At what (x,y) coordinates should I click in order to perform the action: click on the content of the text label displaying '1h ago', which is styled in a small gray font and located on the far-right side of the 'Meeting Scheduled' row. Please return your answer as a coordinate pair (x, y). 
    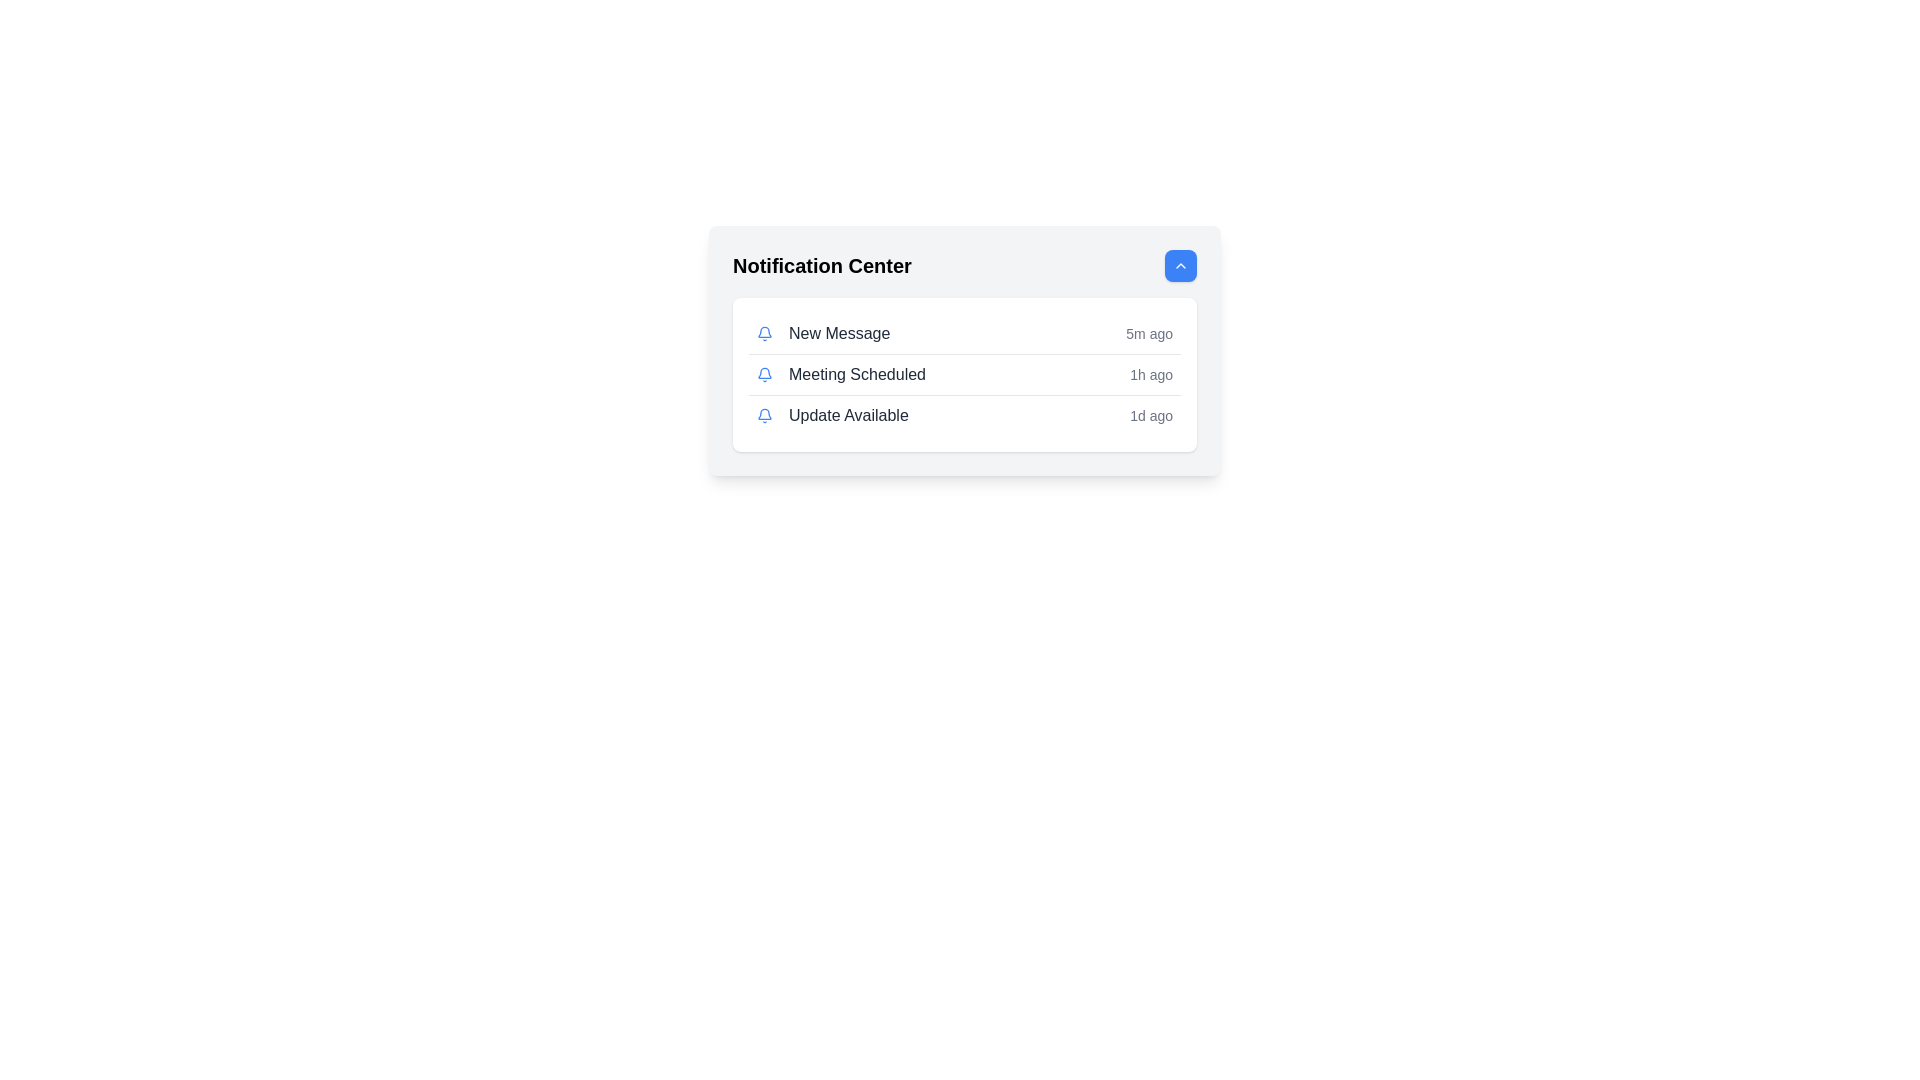
    Looking at the image, I should click on (1151, 374).